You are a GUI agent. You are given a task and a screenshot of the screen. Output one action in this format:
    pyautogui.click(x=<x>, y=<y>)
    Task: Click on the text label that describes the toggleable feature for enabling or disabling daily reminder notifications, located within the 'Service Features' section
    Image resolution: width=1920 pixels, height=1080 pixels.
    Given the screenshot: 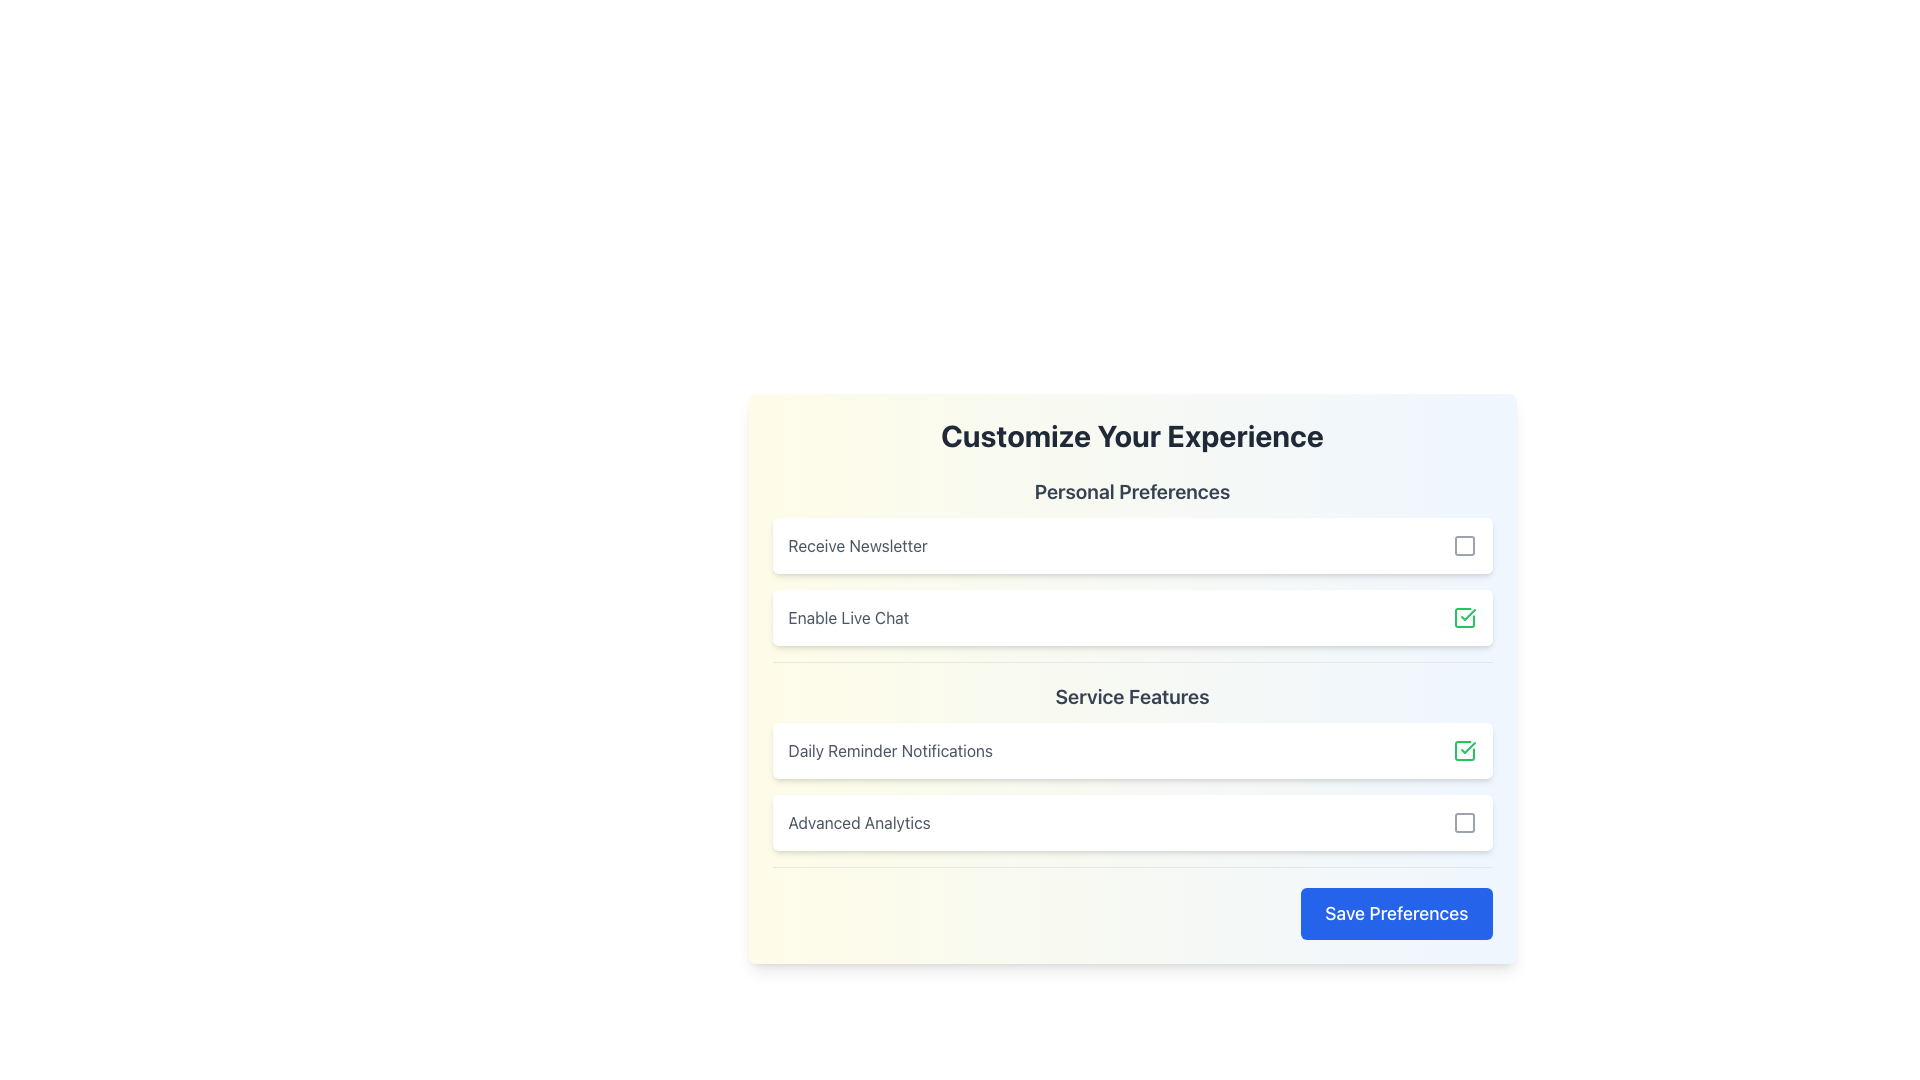 What is the action you would take?
    pyautogui.click(x=889, y=751)
    